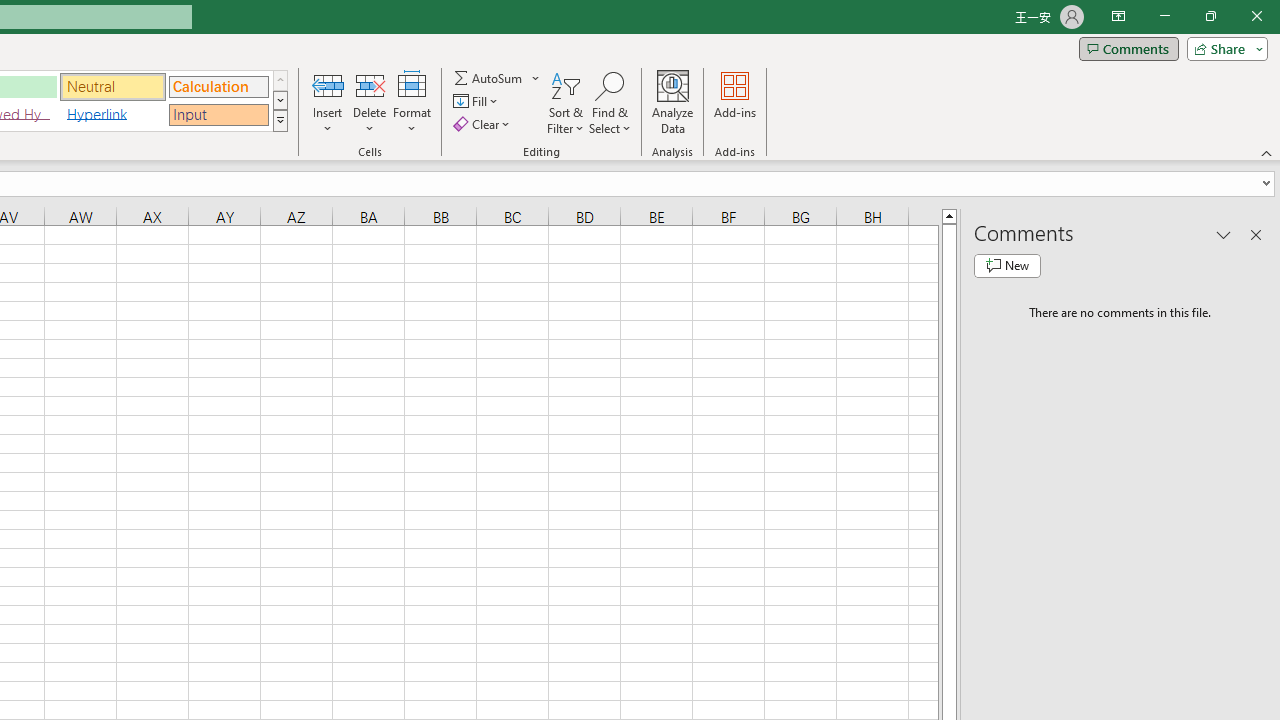  Describe the element at coordinates (1007, 265) in the screenshot. I see `'New comment'` at that location.